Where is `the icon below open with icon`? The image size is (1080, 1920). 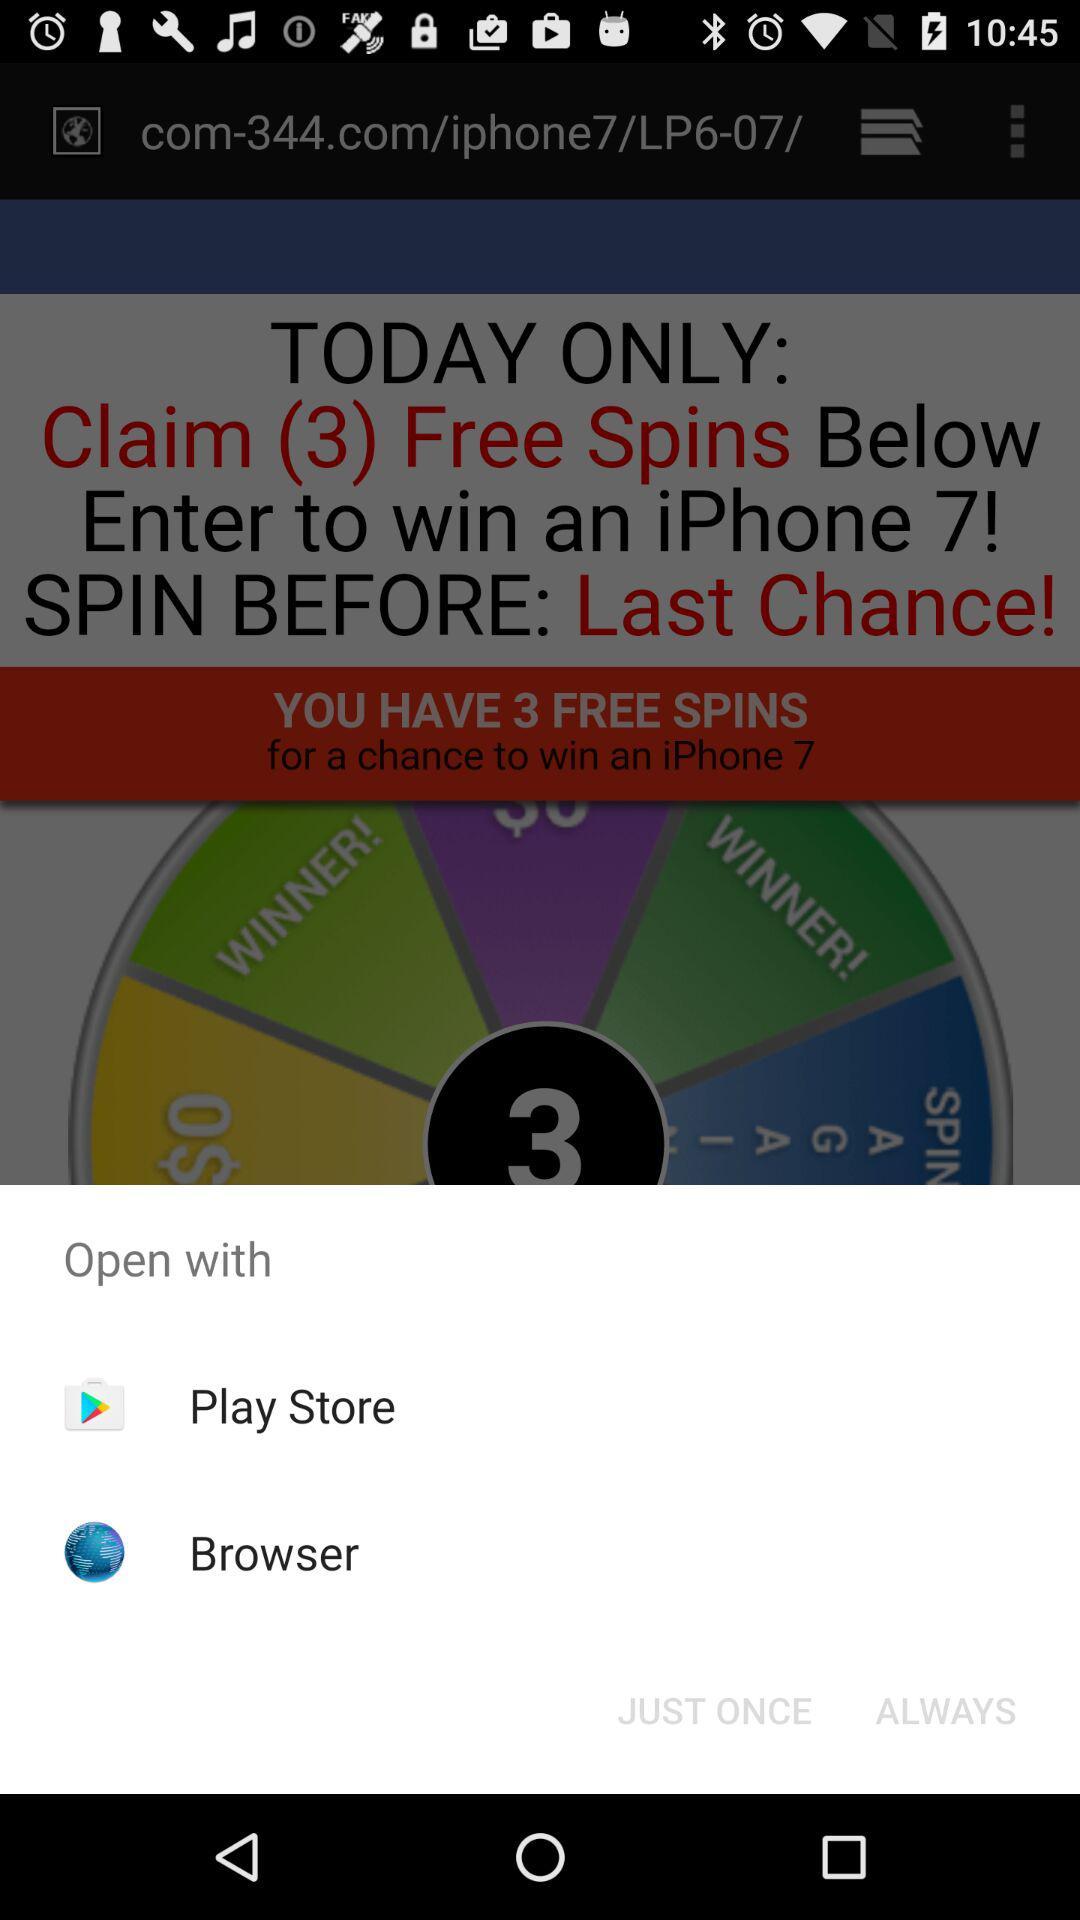 the icon below open with icon is located at coordinates (292, 1404).